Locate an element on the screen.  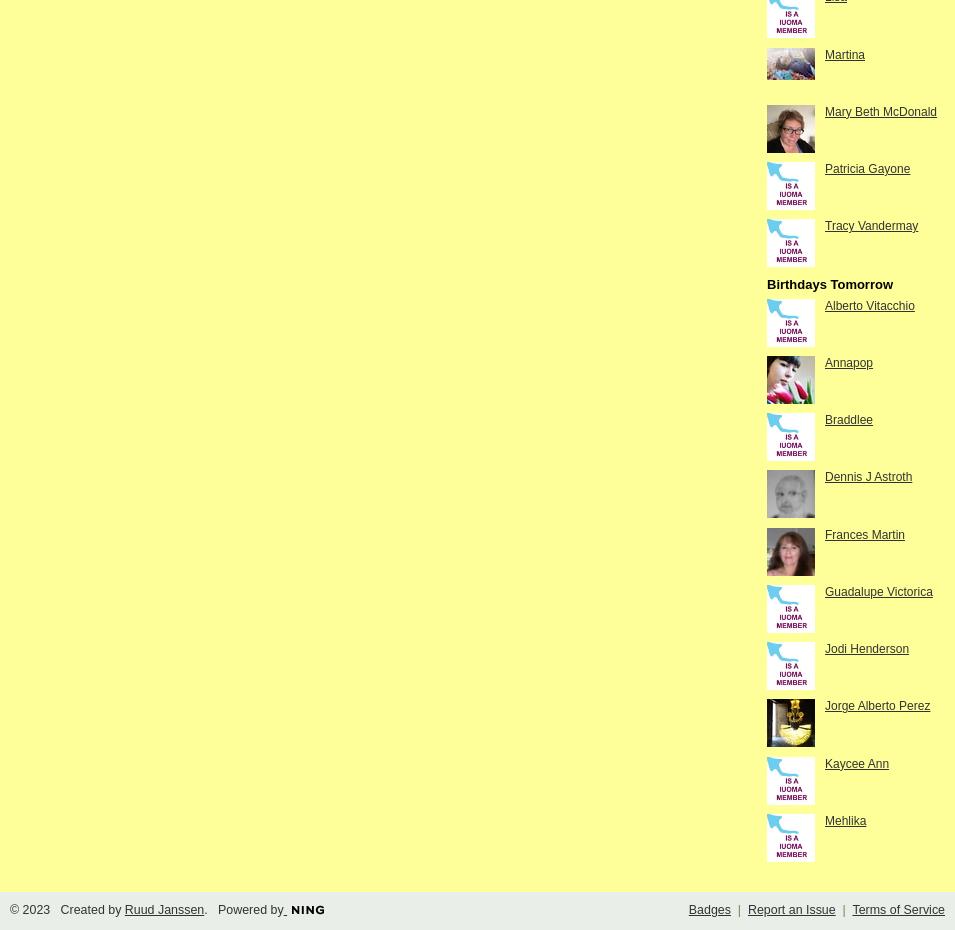
'.             
    Powered by' is located at coordinates (243, 910).